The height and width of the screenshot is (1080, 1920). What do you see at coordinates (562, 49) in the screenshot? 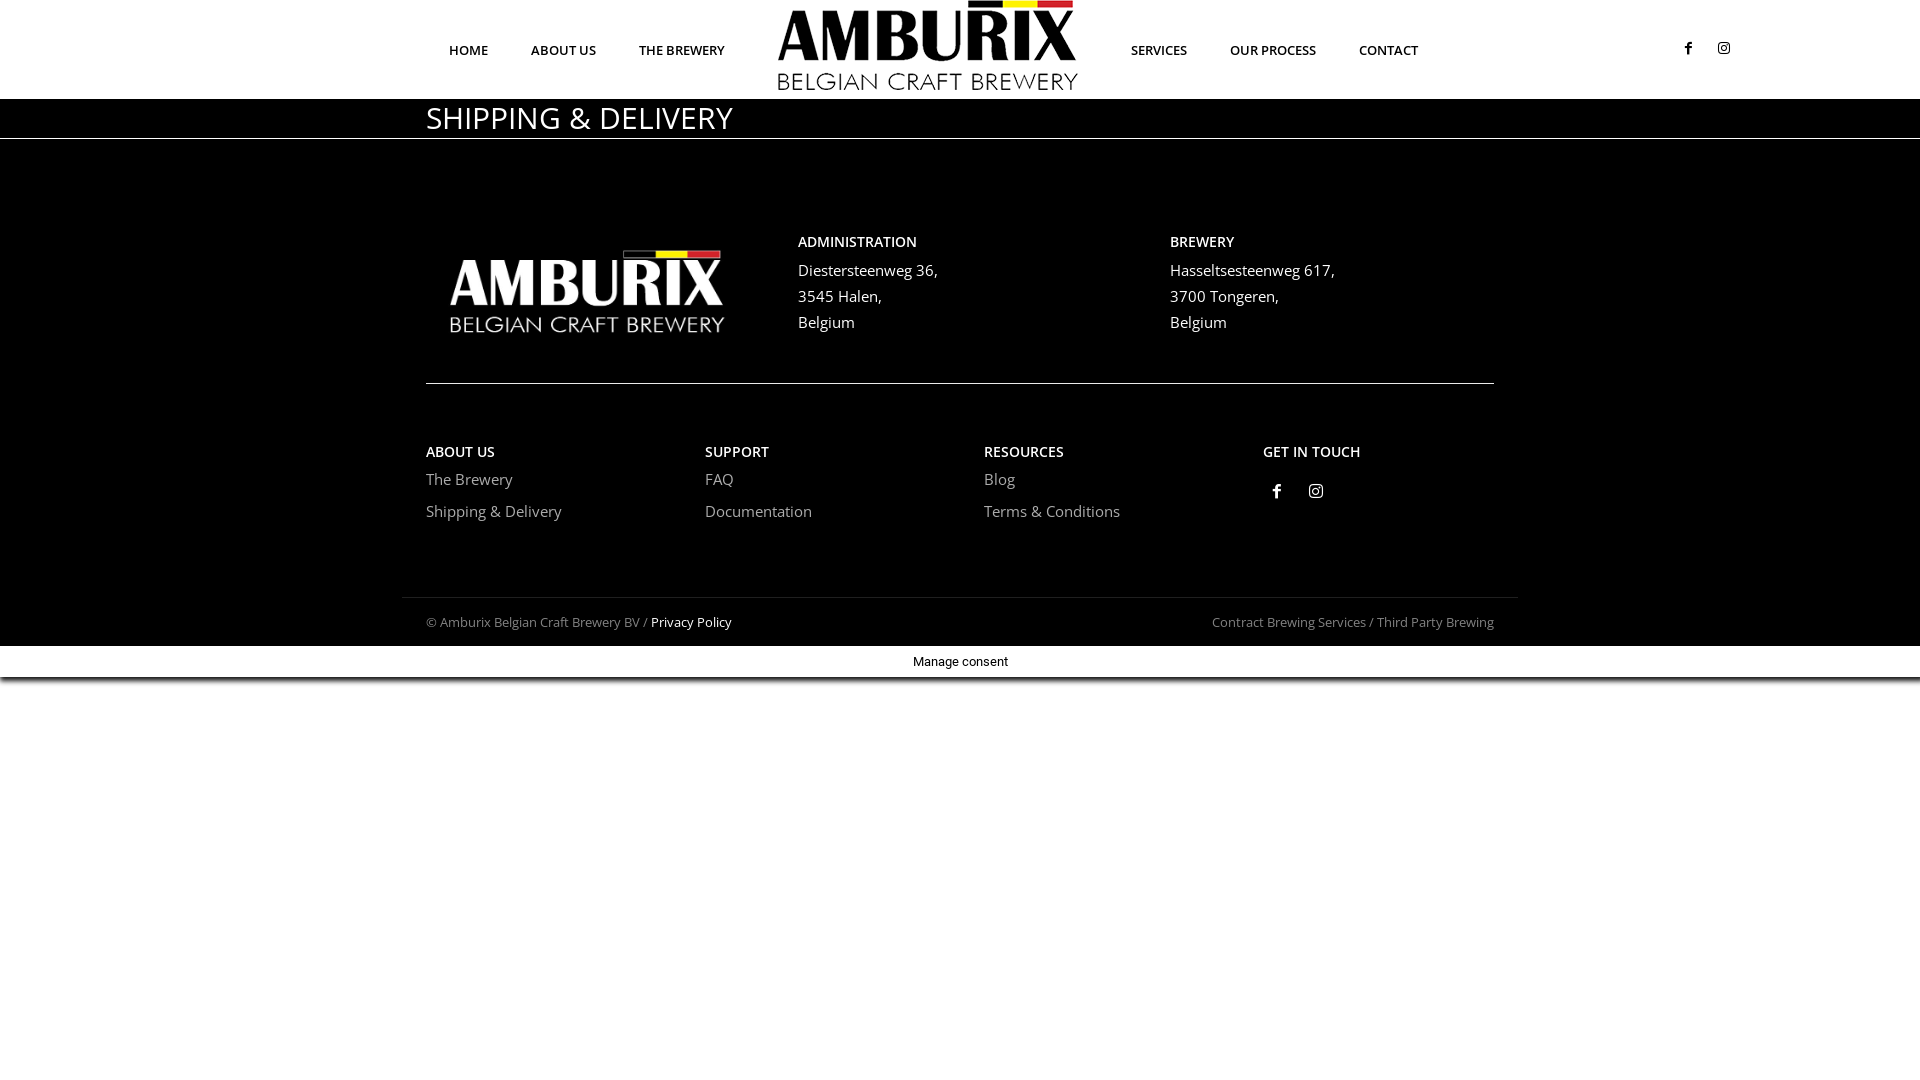
I see `'ABOUT US'` at bounding box center [562, 49].